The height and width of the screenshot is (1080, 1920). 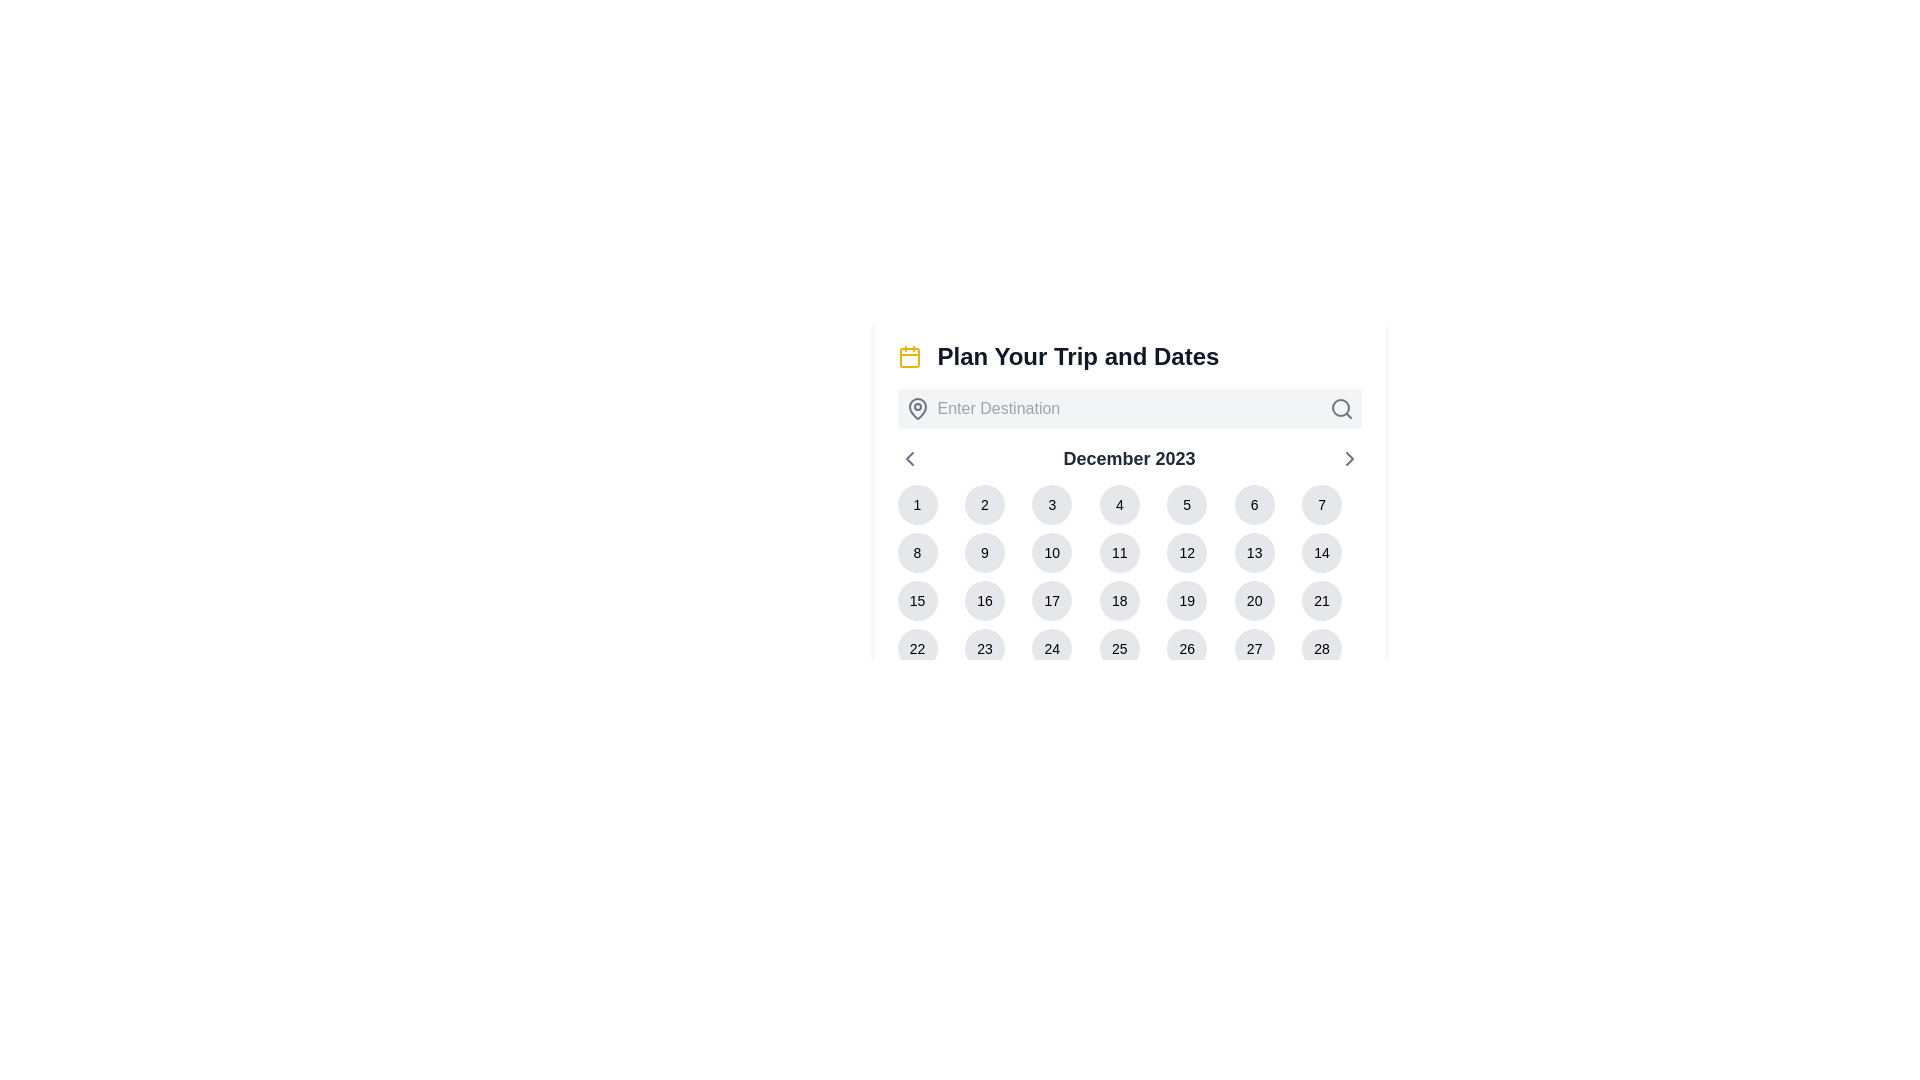 I want to click on the map pin icon located to the left of the text entry area in the 'Enter Destination' input field, so click(x=916, y=407).